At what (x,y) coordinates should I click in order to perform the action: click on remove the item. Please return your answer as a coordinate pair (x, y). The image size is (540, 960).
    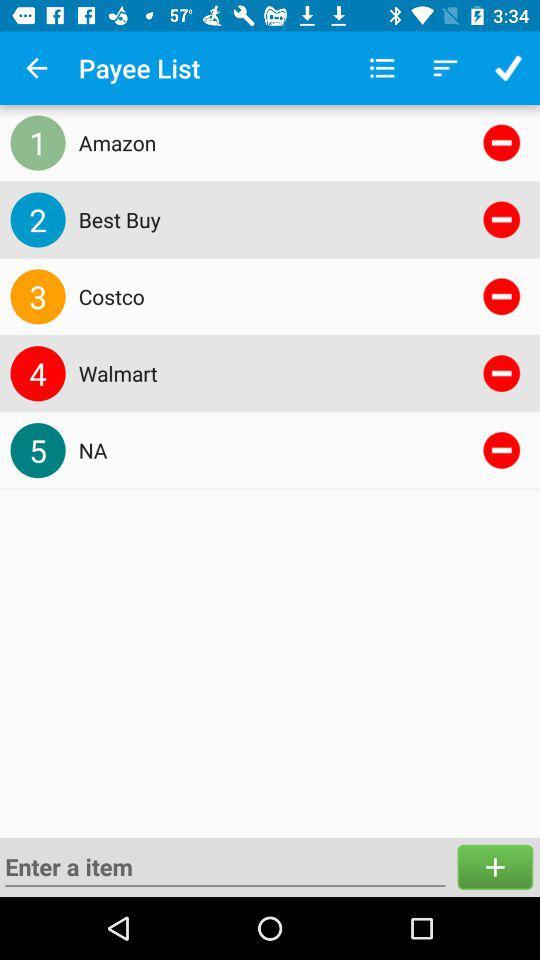
    Looking at the image, I should click on (500, 450).